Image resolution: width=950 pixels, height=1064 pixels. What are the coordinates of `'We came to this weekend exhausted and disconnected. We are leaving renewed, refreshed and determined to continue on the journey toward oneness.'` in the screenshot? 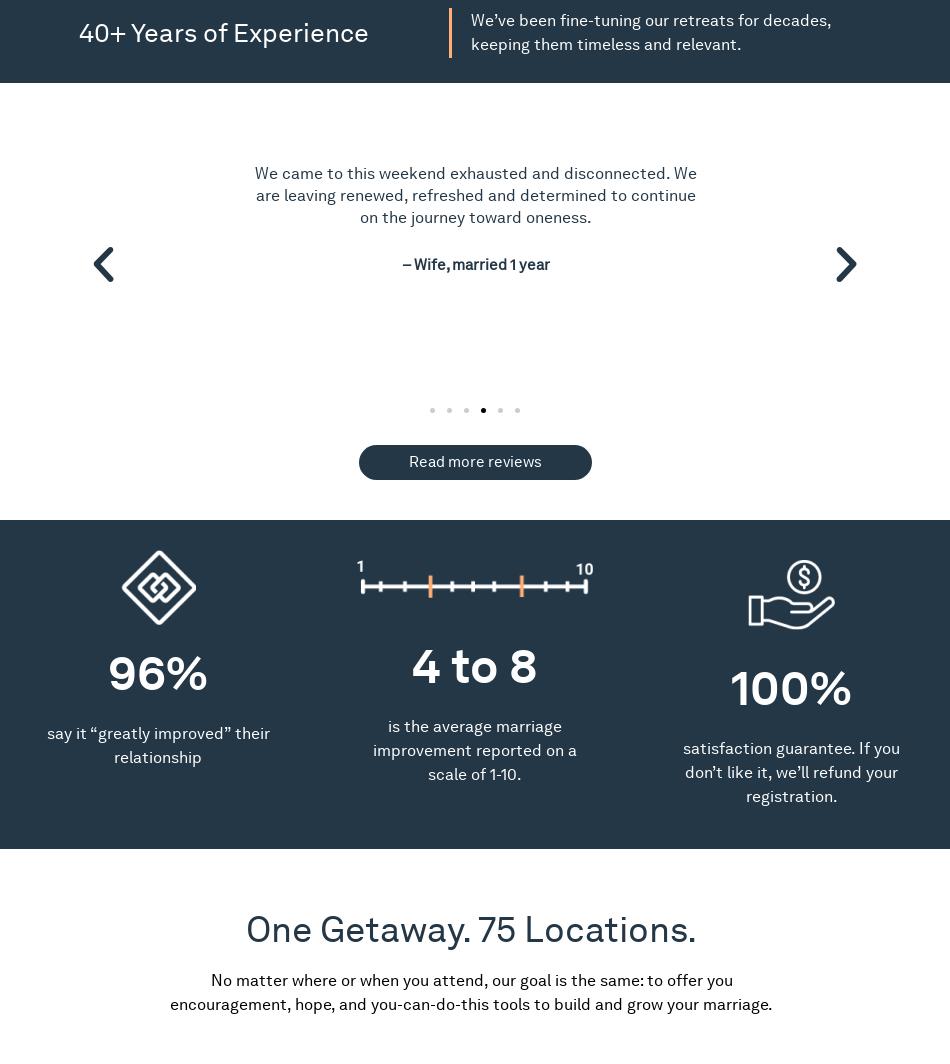 It's located at (253, 195).